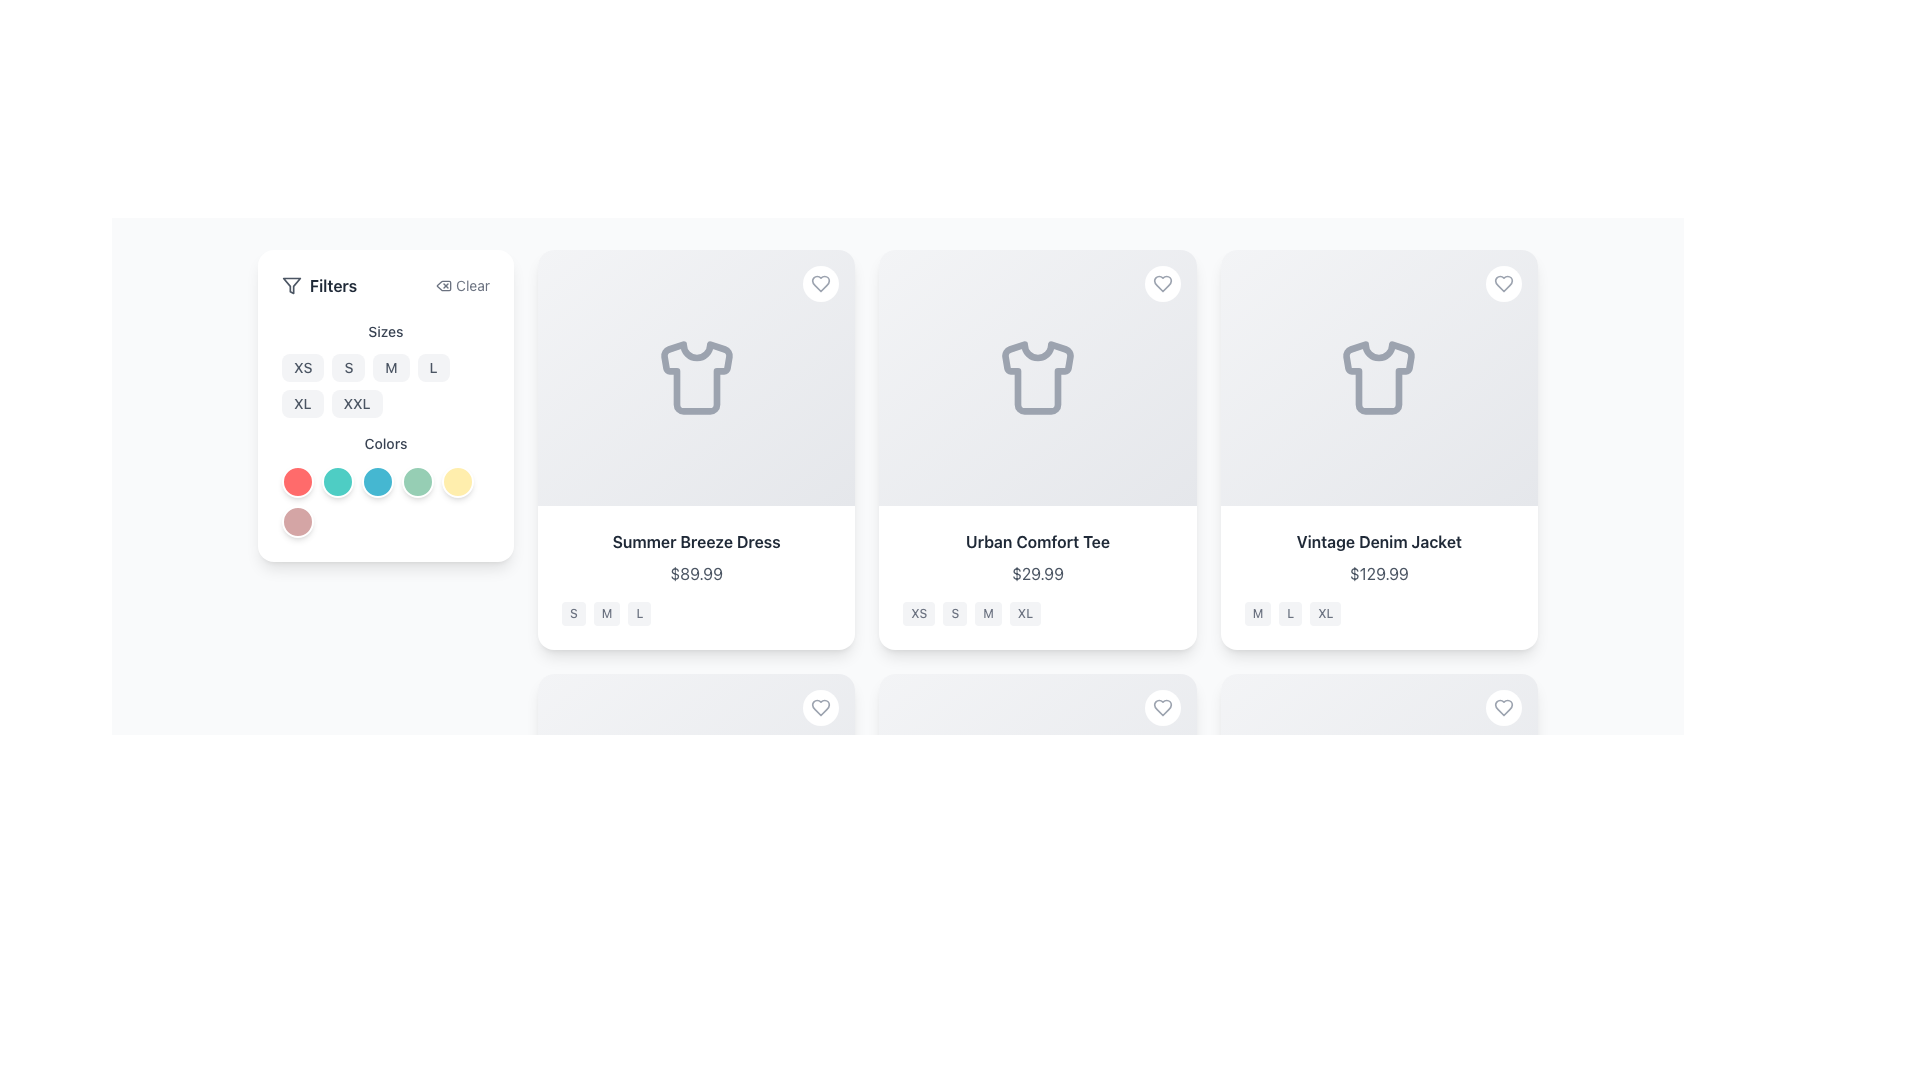 This screenshot has width=1920, height=1080. I want to click on the product information block for 'Urban Comfort Tee' located in the center of the third product card from the left, so click(1037, 578).